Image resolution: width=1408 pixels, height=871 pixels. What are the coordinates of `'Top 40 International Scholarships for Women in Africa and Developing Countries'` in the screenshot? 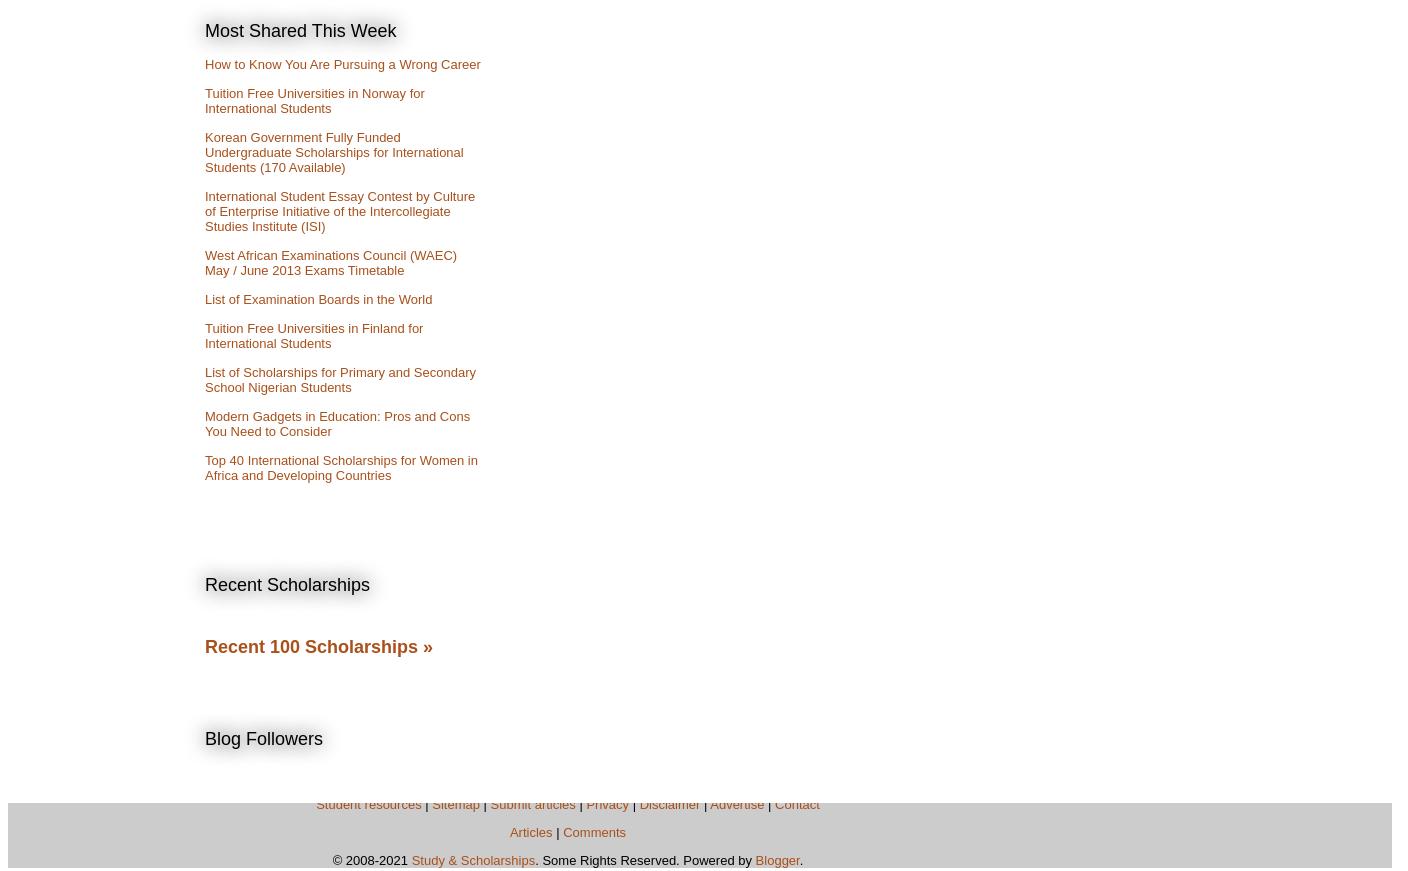 It's located at (204, 467).